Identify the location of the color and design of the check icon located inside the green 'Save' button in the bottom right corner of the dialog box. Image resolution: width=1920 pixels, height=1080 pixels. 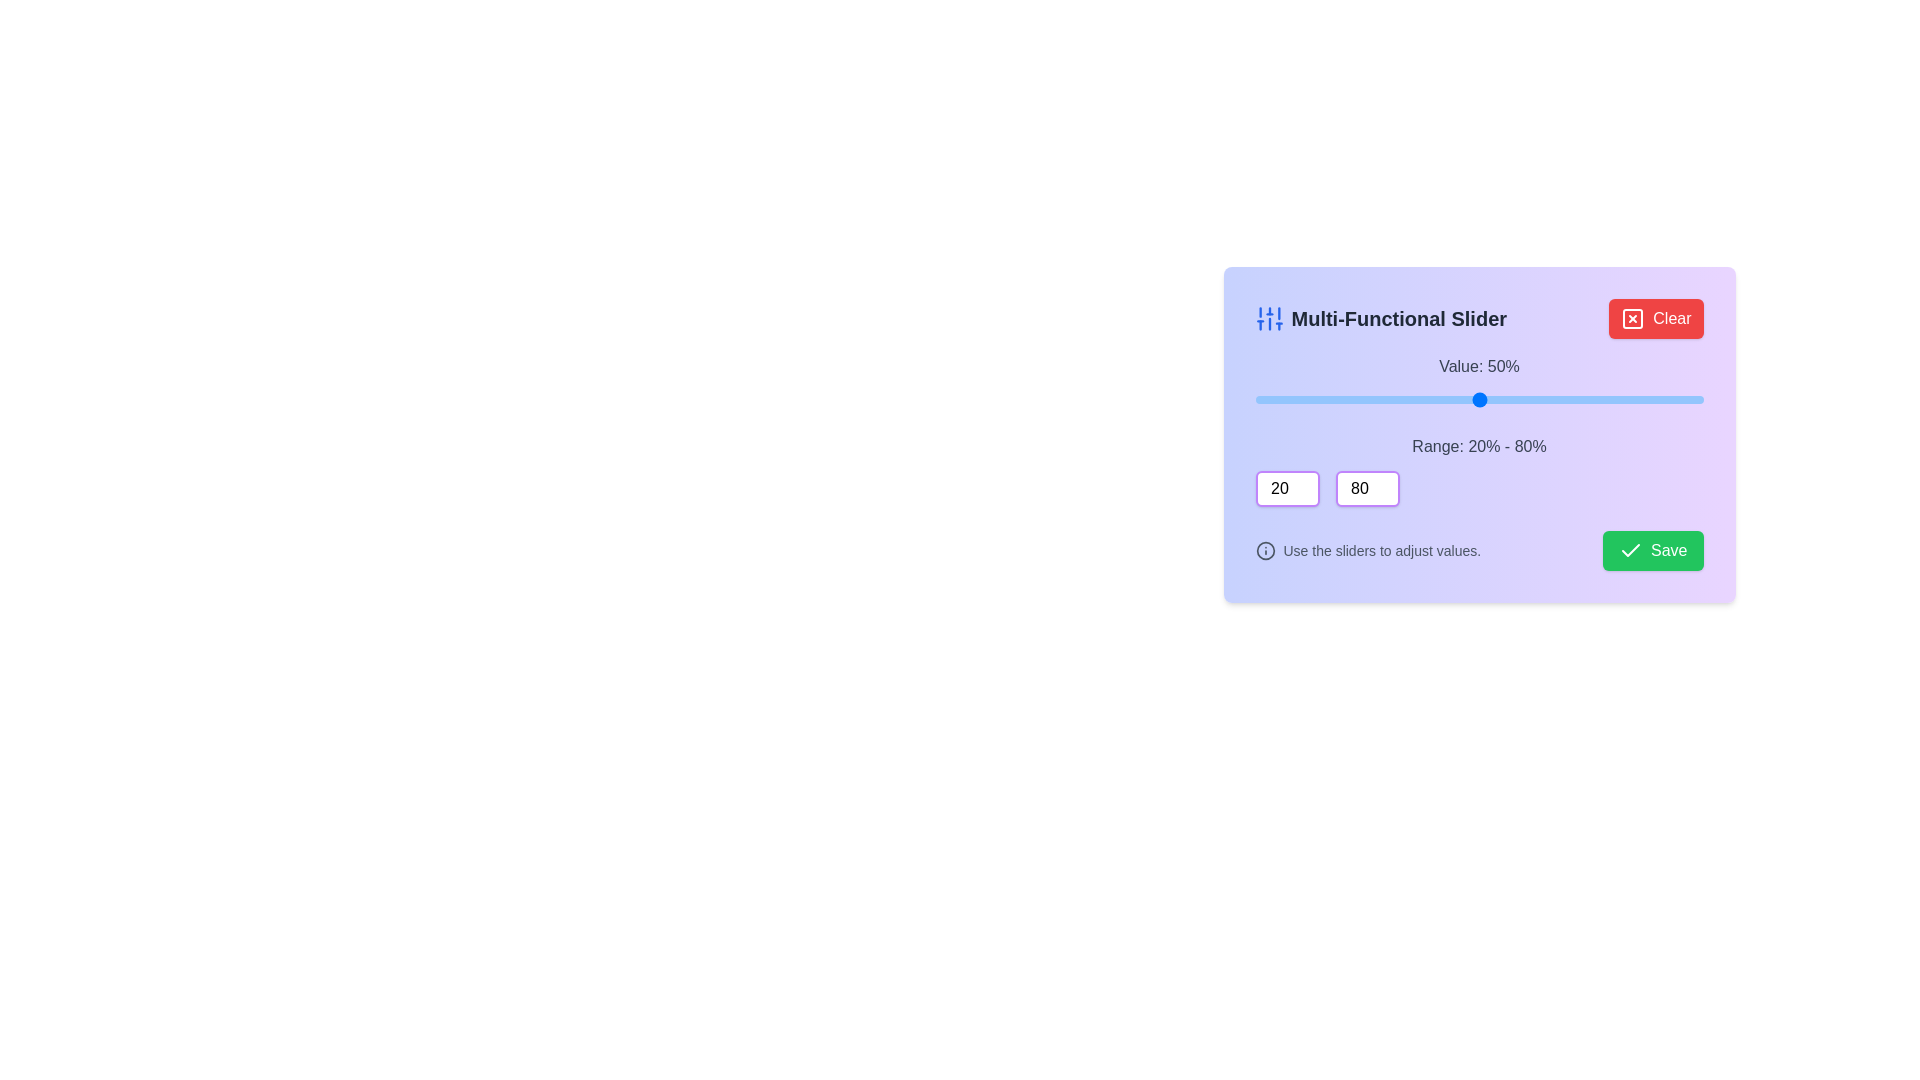
(1631, 551).